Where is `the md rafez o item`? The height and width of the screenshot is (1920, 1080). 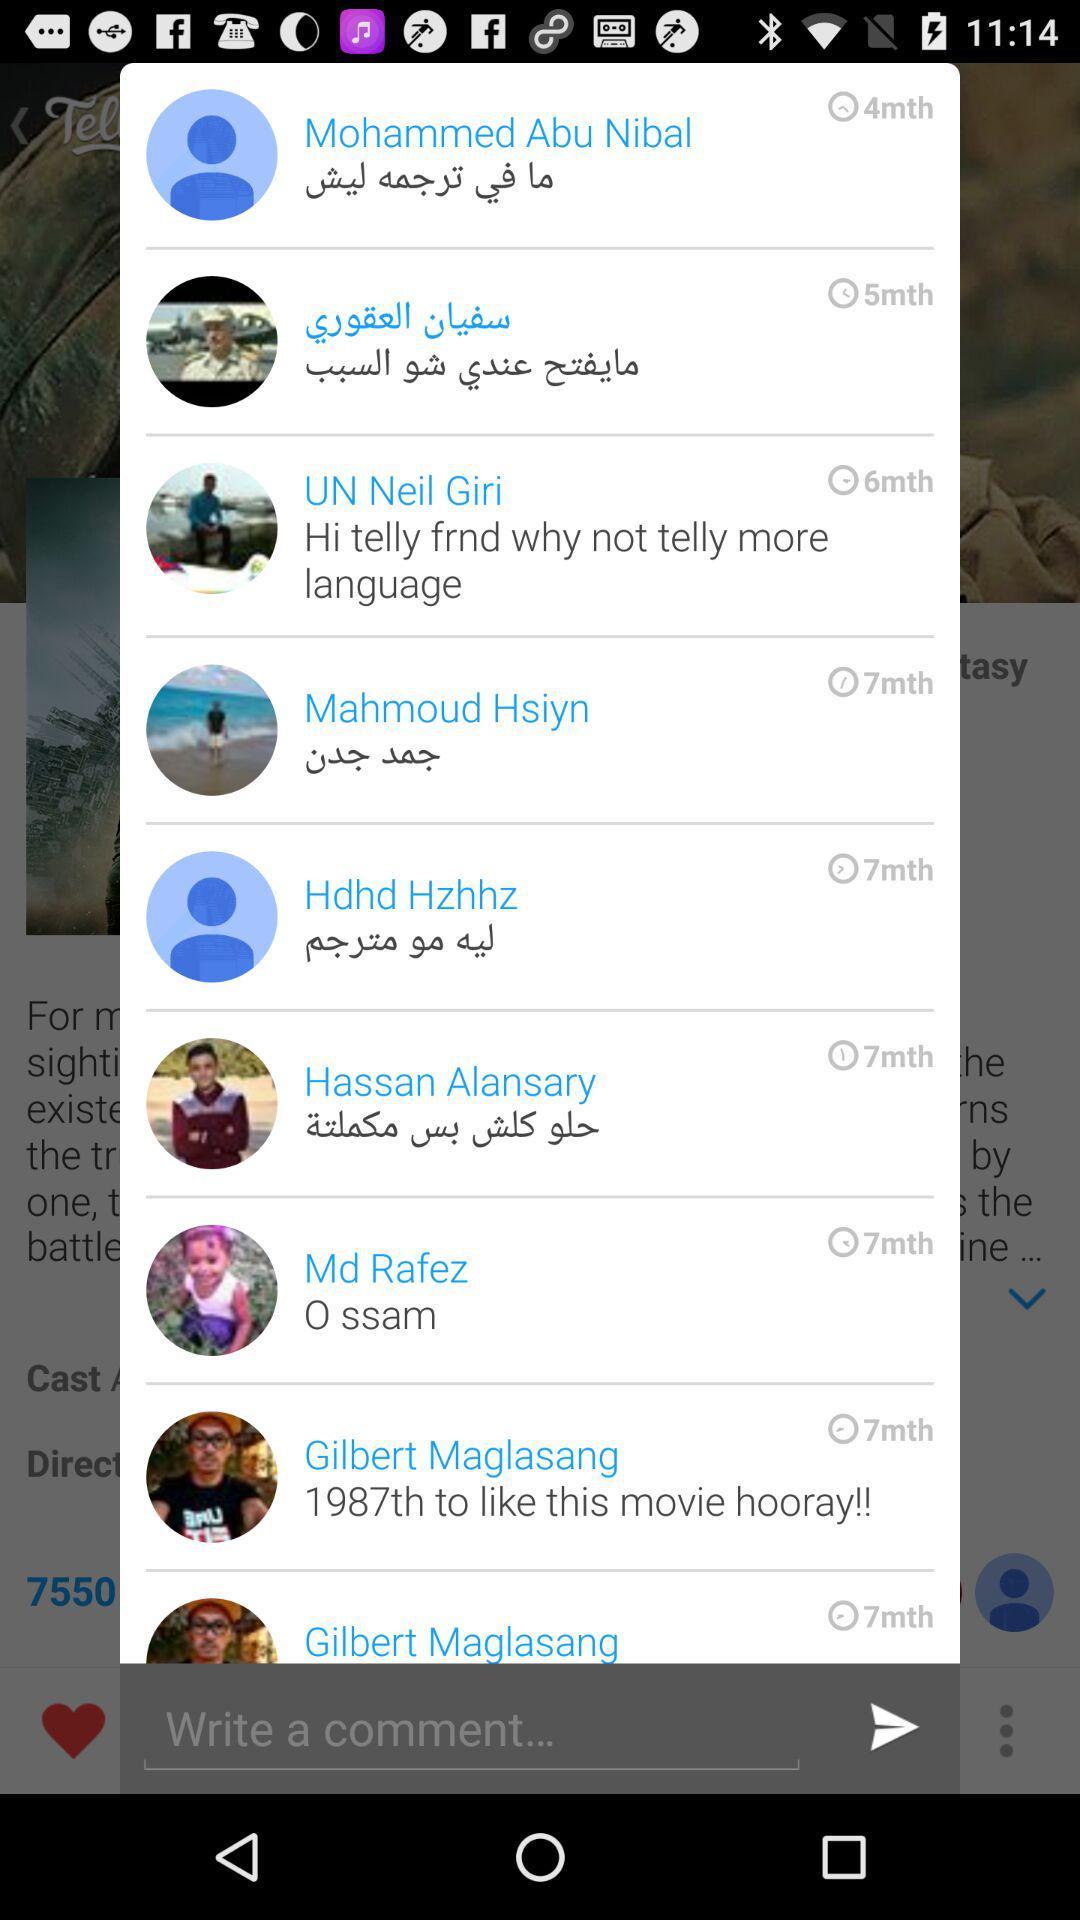
the md rafez o item is located at coordinates (617, 1290).